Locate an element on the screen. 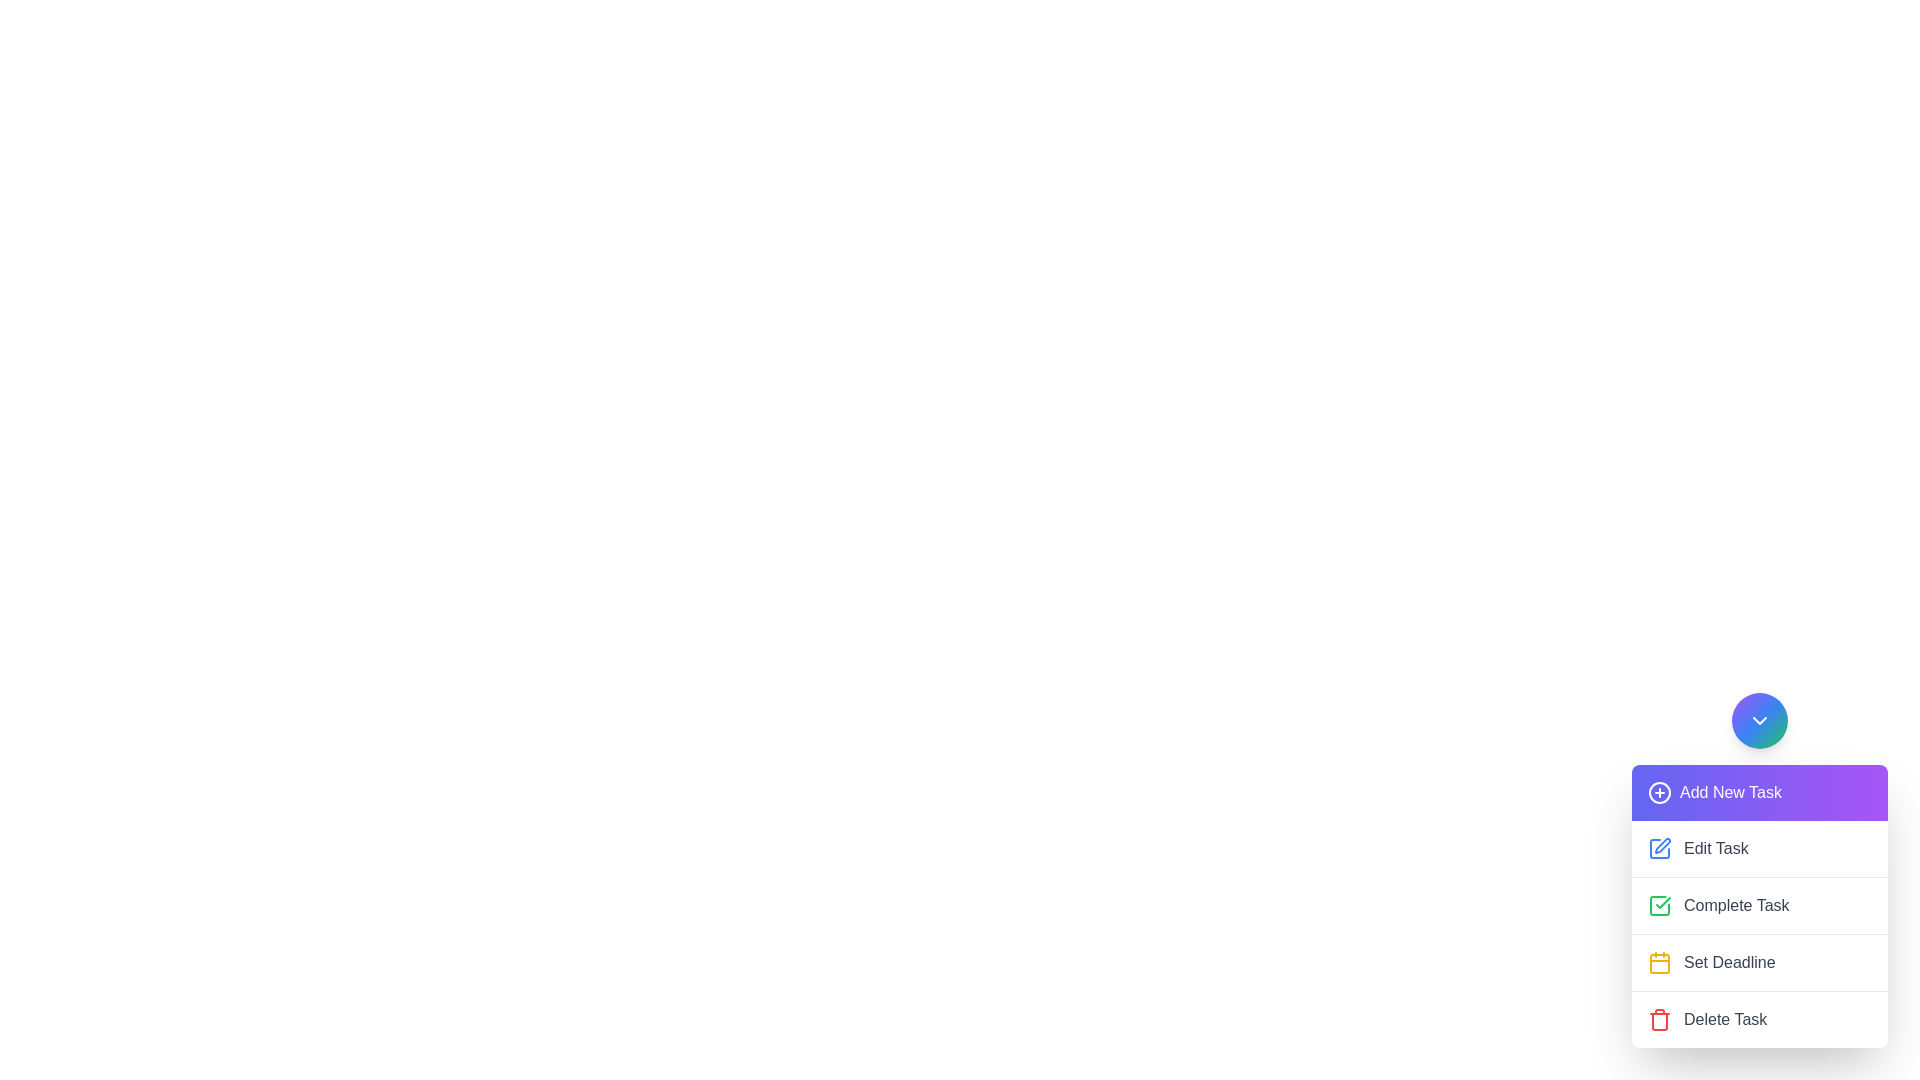 Image resolution: width=1920 pixels, height=1080 pixels. the circular button with a gradient background and a white downward-facing arrow icon is located at coordinates (1760, 721).